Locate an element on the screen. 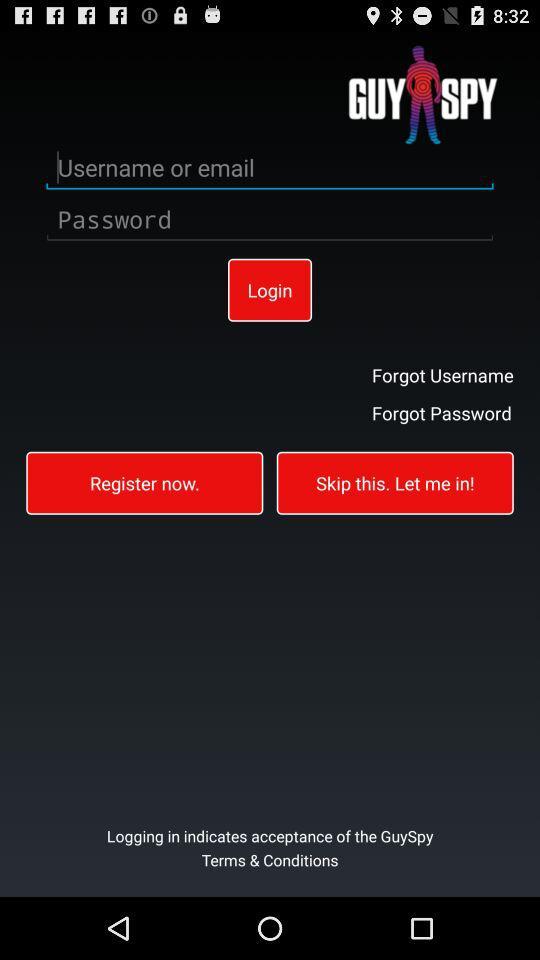  the app above logging in indicates icon is located at coordinates (143, 481).